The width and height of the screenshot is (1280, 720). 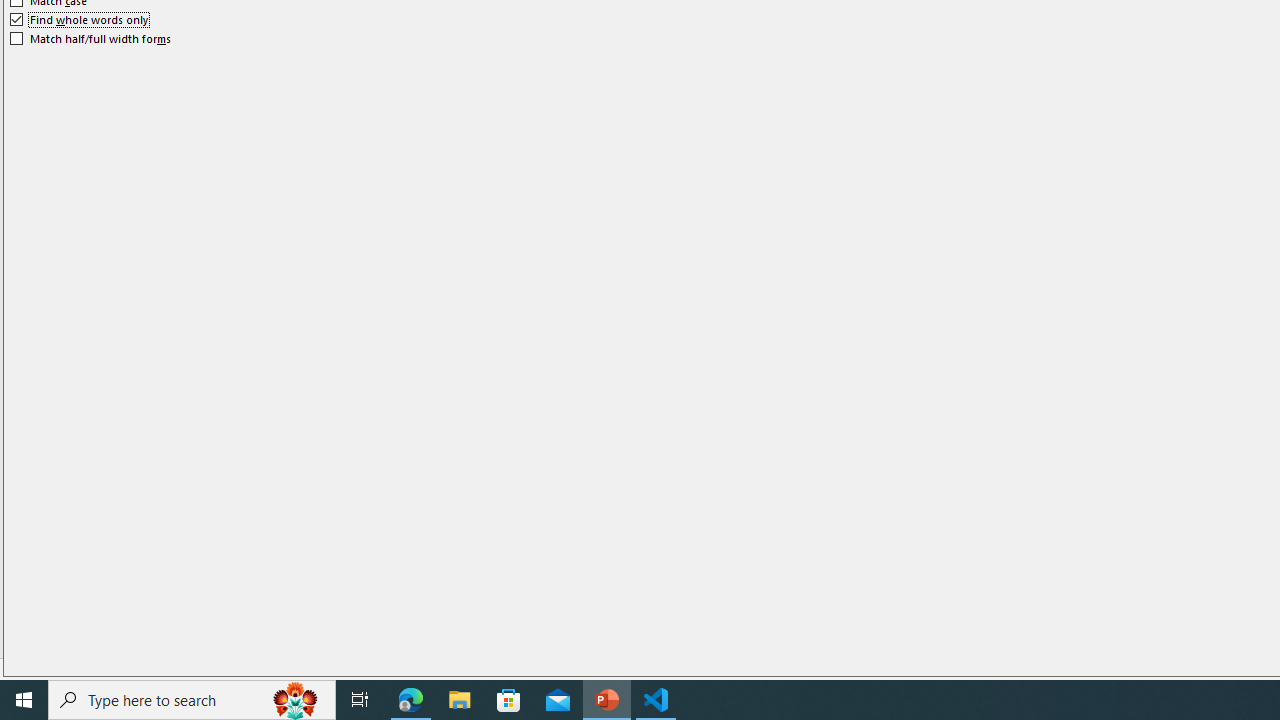 I want to click on 'Match half/full width forms', so click(x=90, y=38).